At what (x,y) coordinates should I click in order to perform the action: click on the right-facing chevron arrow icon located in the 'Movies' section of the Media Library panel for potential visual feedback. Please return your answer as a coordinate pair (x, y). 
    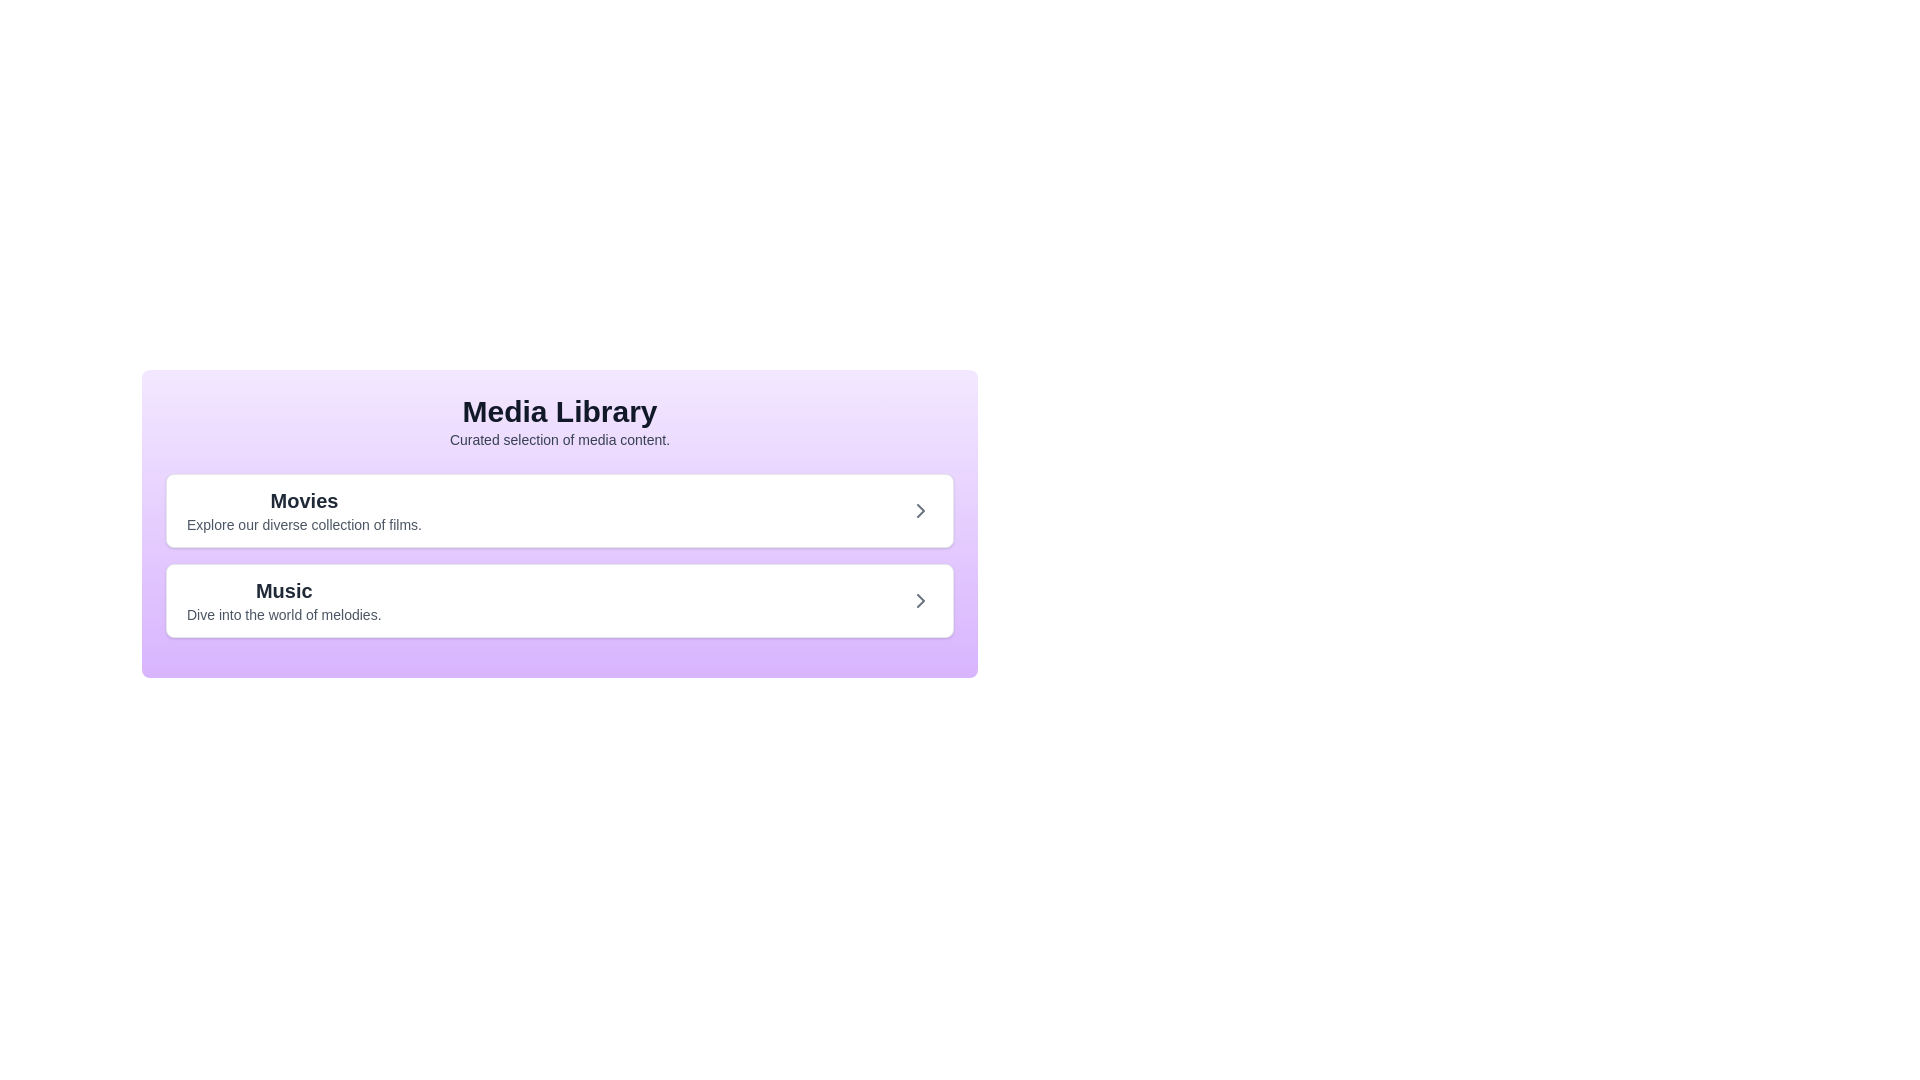
    Looking at the image, I should click on (920, 509).